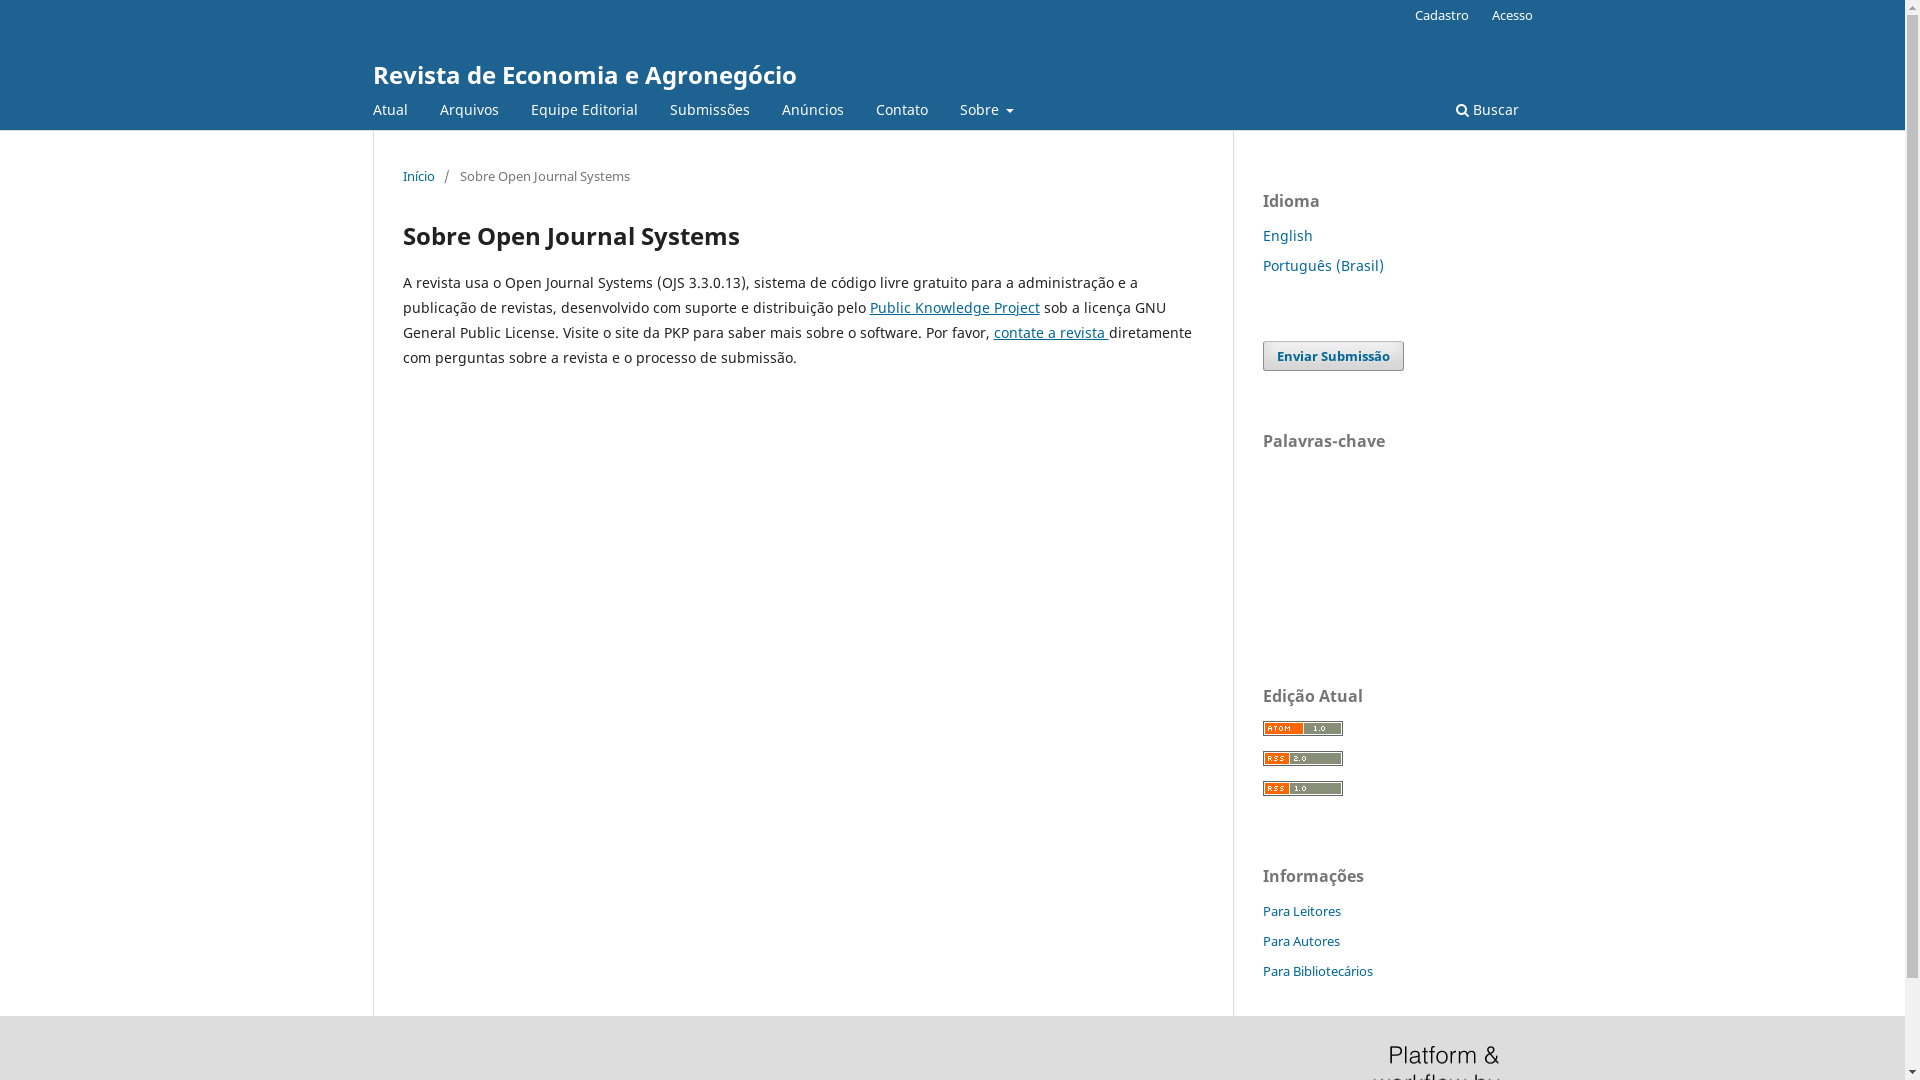 This screenshot has height=1080, width=1920. Describe the element at coordinates (1512, 15) in the screenshot. I see `'Acesso'` at that location.